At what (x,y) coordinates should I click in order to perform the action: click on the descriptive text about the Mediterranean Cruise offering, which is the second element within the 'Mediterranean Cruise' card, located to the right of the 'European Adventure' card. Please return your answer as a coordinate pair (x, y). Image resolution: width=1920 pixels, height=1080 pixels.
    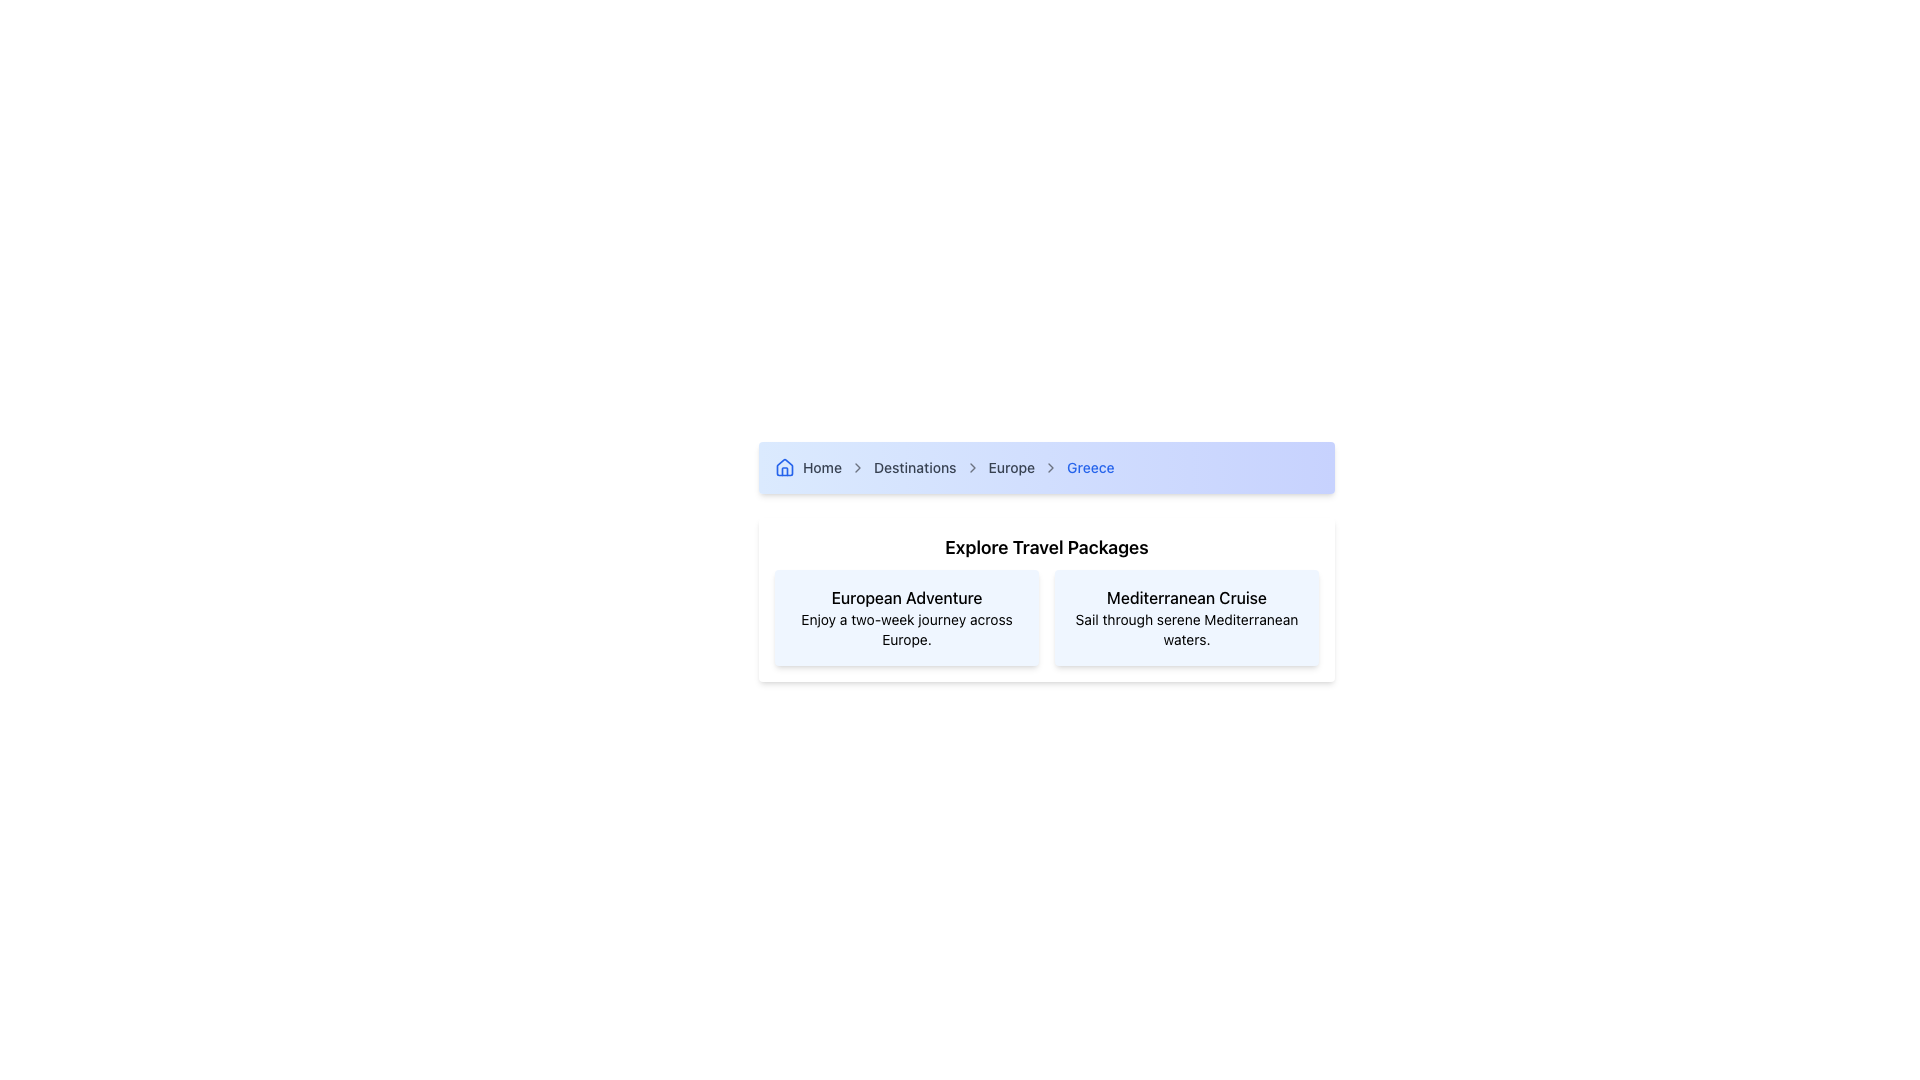
    Looking at the image, I should click on (1186, 628).